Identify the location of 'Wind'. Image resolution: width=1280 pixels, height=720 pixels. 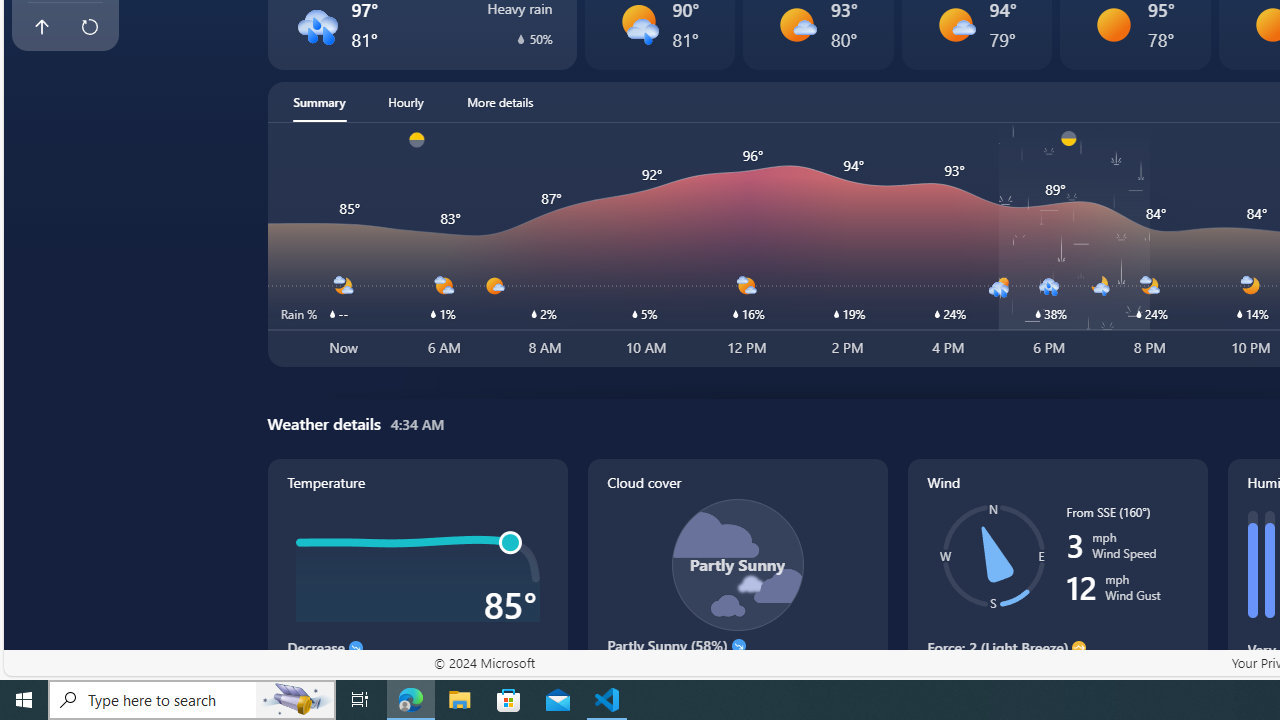
(1056, 584).